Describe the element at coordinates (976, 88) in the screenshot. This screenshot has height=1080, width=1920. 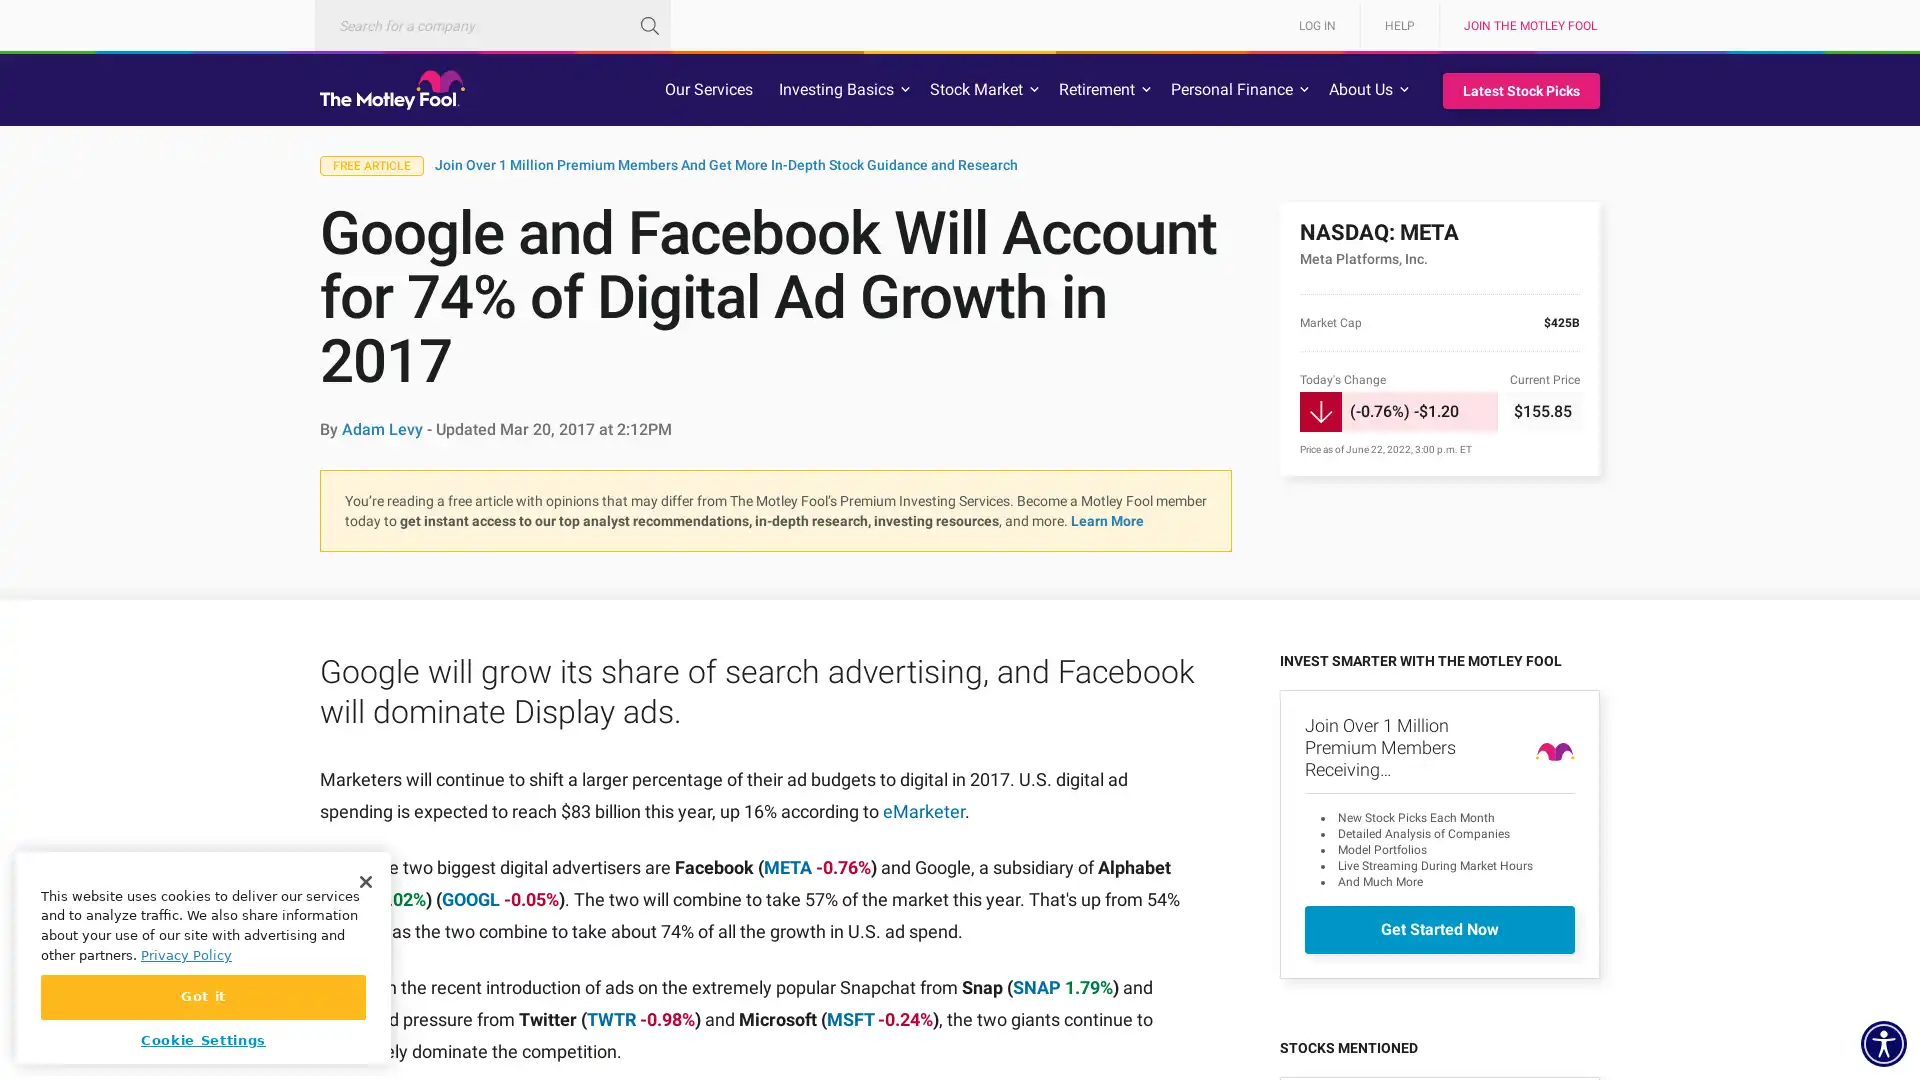
I see `Stock Market` at that location.